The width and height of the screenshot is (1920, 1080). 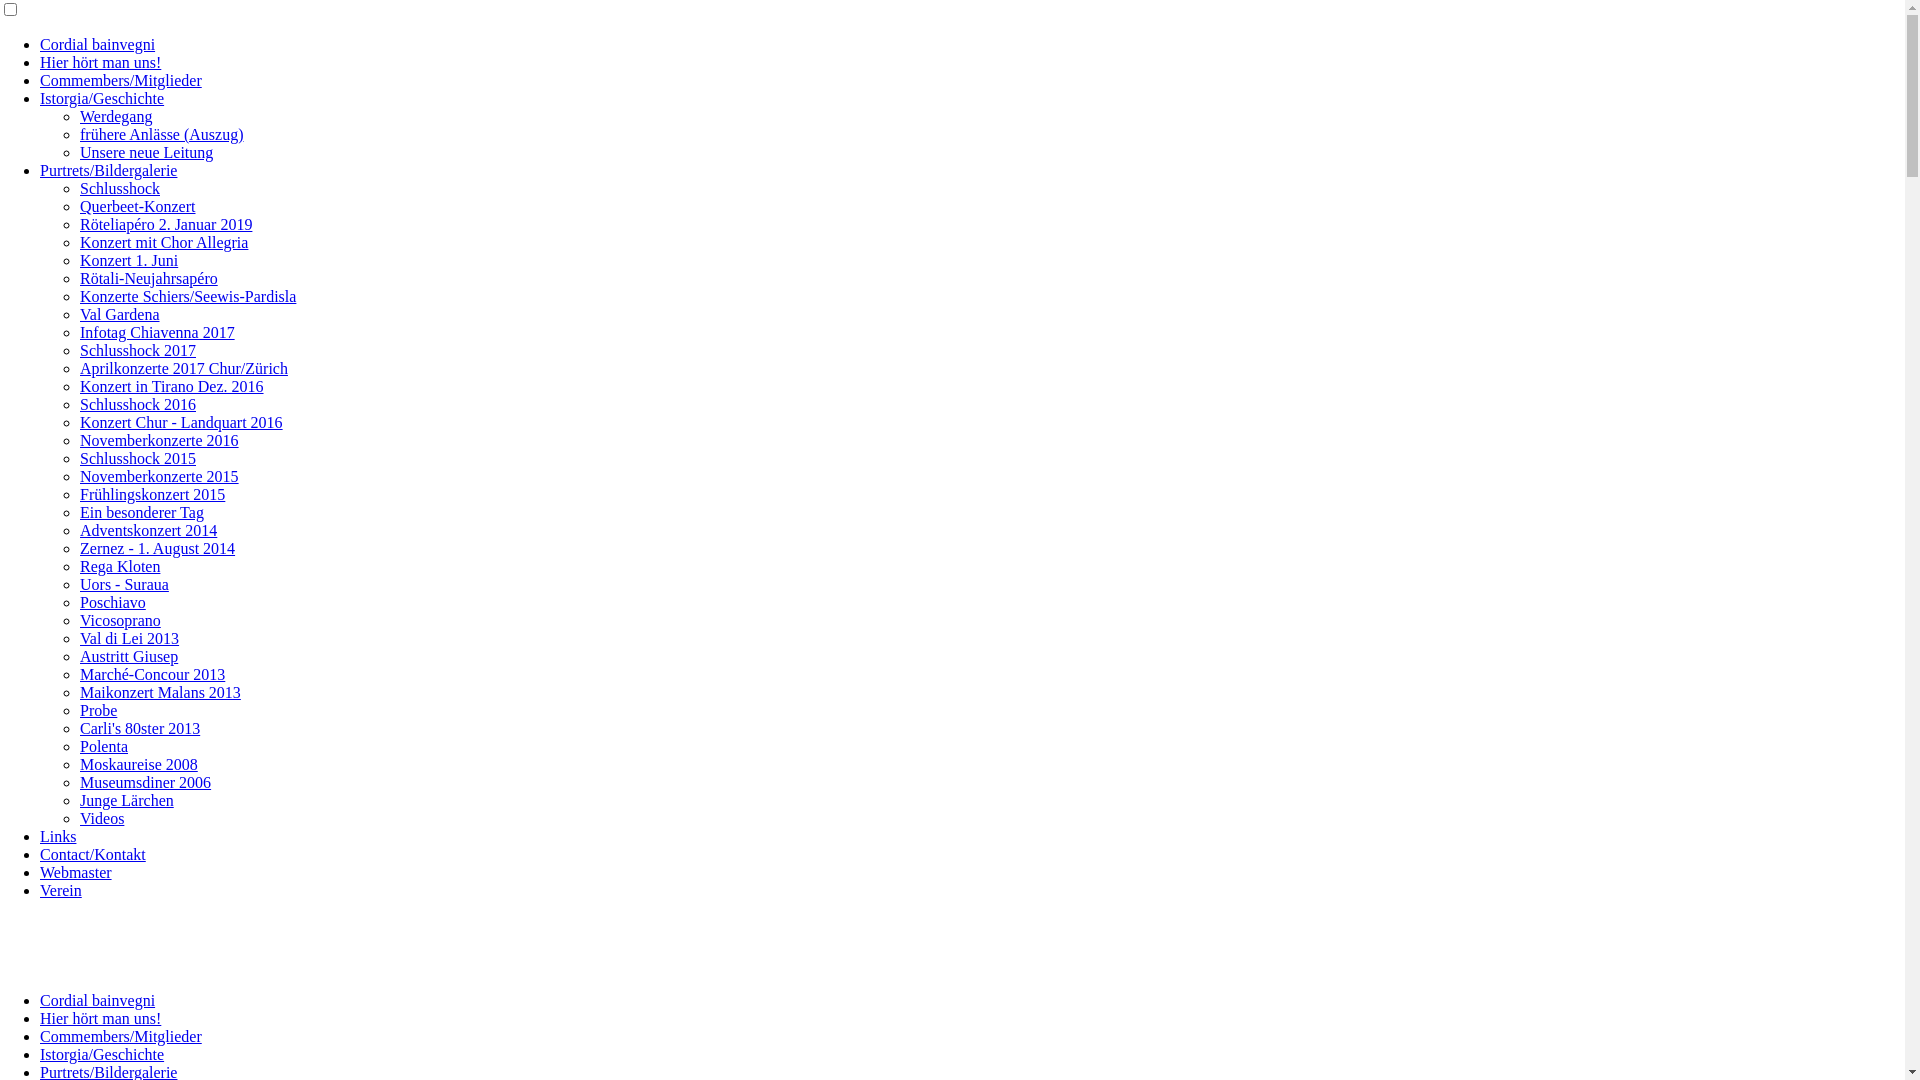 I want to click on 'Istorgia/Geschichte', so click(x=100, y=1053).